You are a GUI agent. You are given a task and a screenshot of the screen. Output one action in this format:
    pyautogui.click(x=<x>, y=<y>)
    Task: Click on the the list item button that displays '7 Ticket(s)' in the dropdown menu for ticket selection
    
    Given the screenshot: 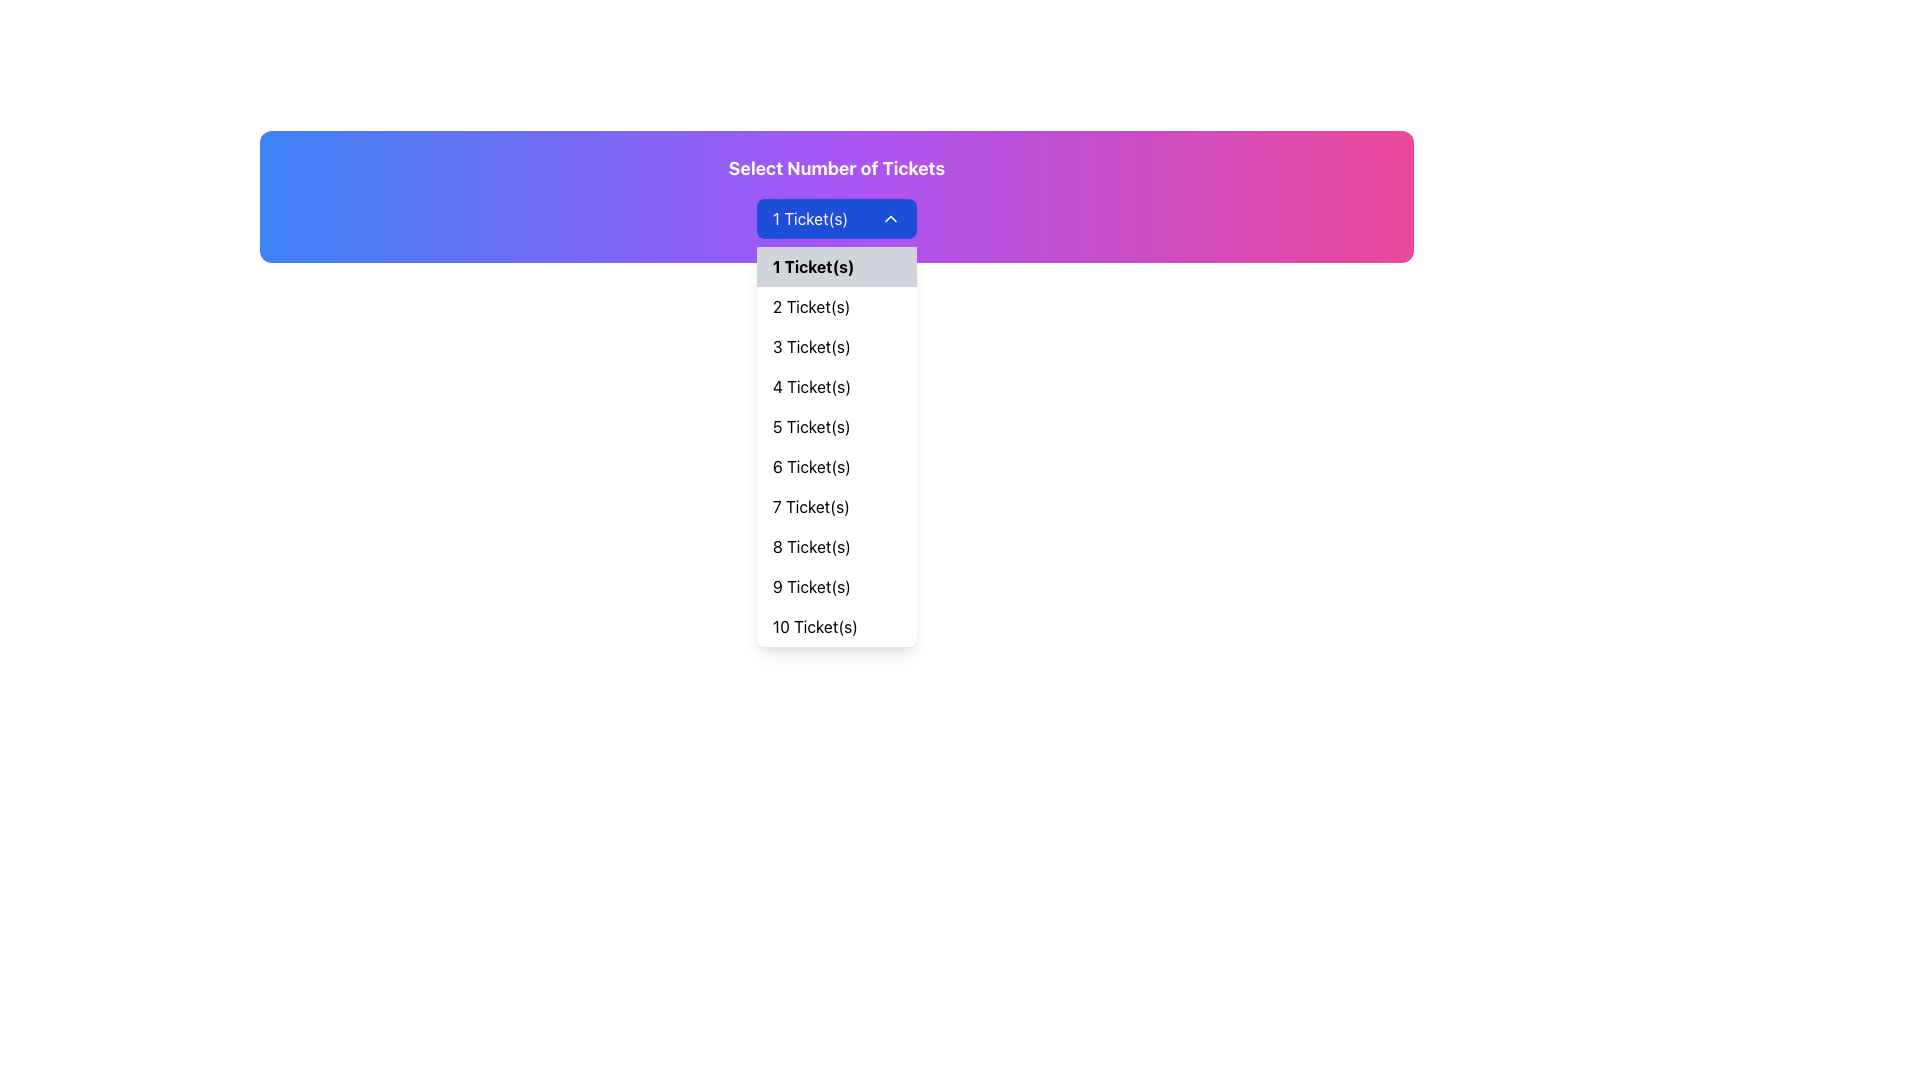 What is the action you would take?
    pyautogui.click(x=836, y=505)
    